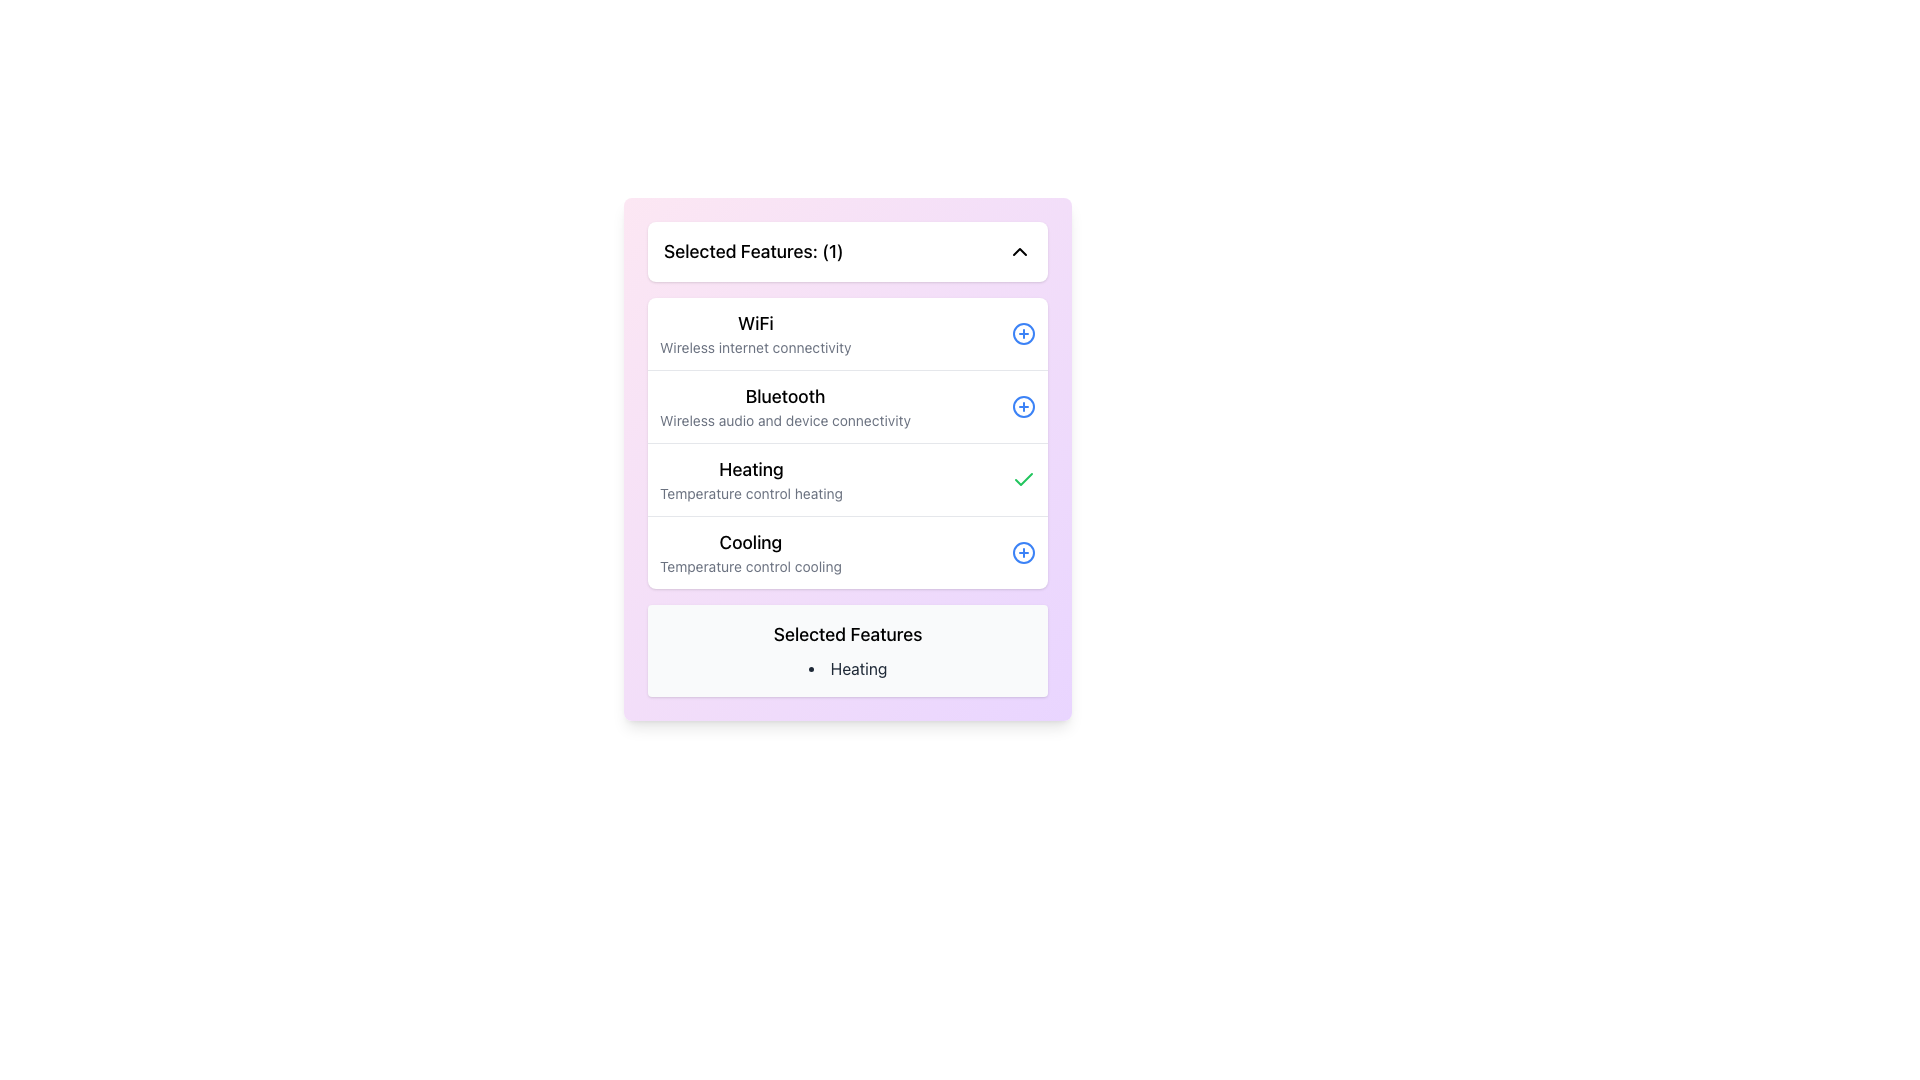 This screenshot has width=1920, height=1080. I want to click on information displayed in the list item labeled 'Cooling', which includes the bold text 'Cooling' and the smaller text 'Temperature control cooling', so click(749, 552).